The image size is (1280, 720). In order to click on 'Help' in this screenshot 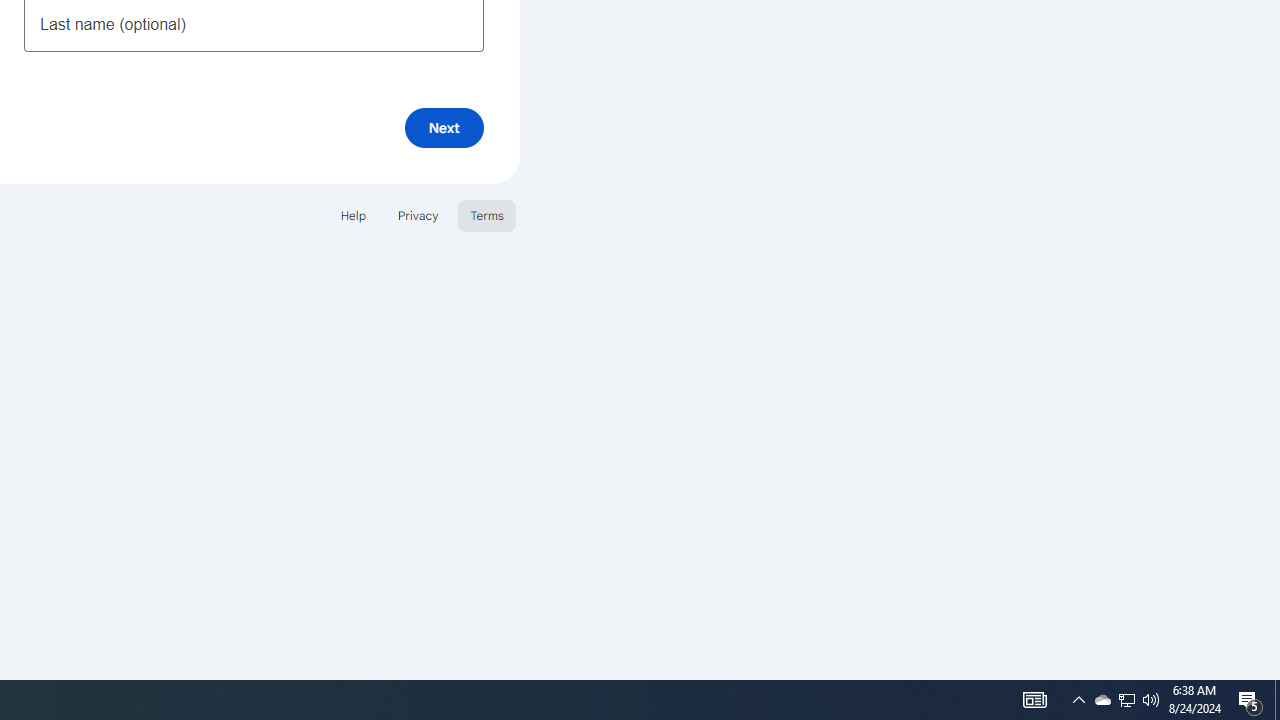, I will do `click(352, 215)`.